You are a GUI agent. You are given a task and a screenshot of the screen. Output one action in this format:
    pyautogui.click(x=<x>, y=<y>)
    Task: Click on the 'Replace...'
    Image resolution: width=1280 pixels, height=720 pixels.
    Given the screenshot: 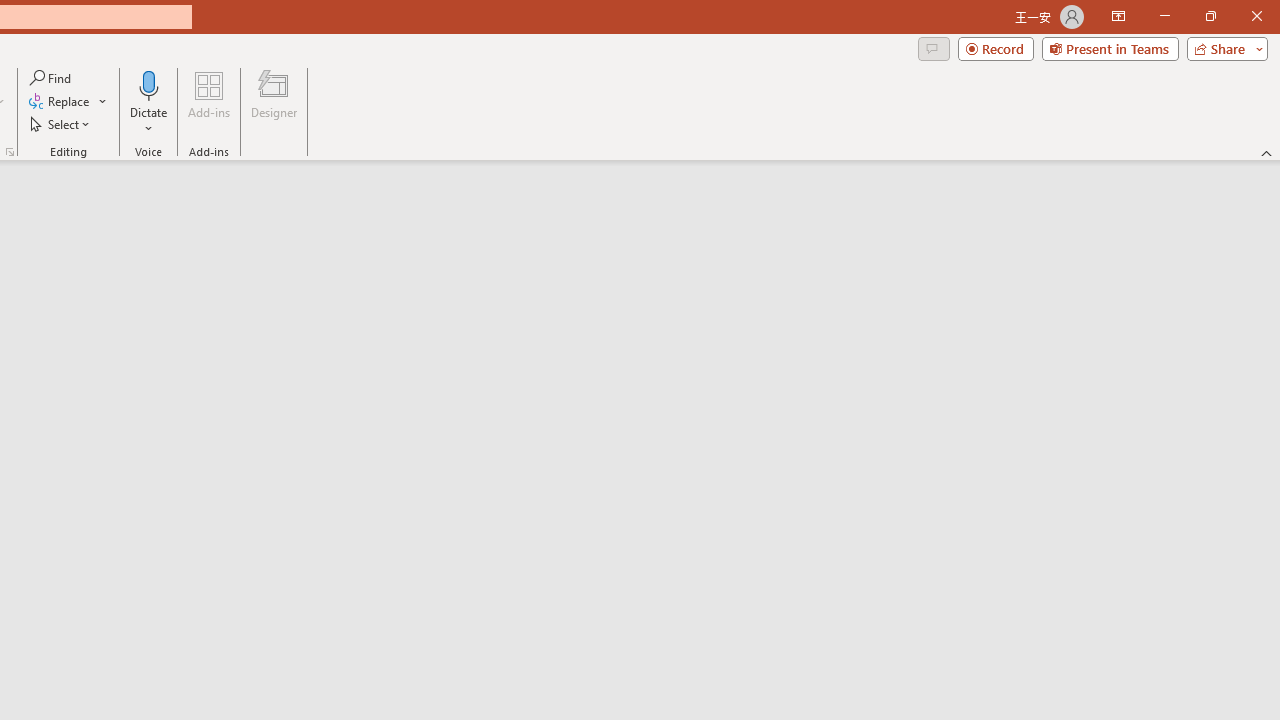 What is the action you would take?
    pyautogui.click(x=69, y=101)
    